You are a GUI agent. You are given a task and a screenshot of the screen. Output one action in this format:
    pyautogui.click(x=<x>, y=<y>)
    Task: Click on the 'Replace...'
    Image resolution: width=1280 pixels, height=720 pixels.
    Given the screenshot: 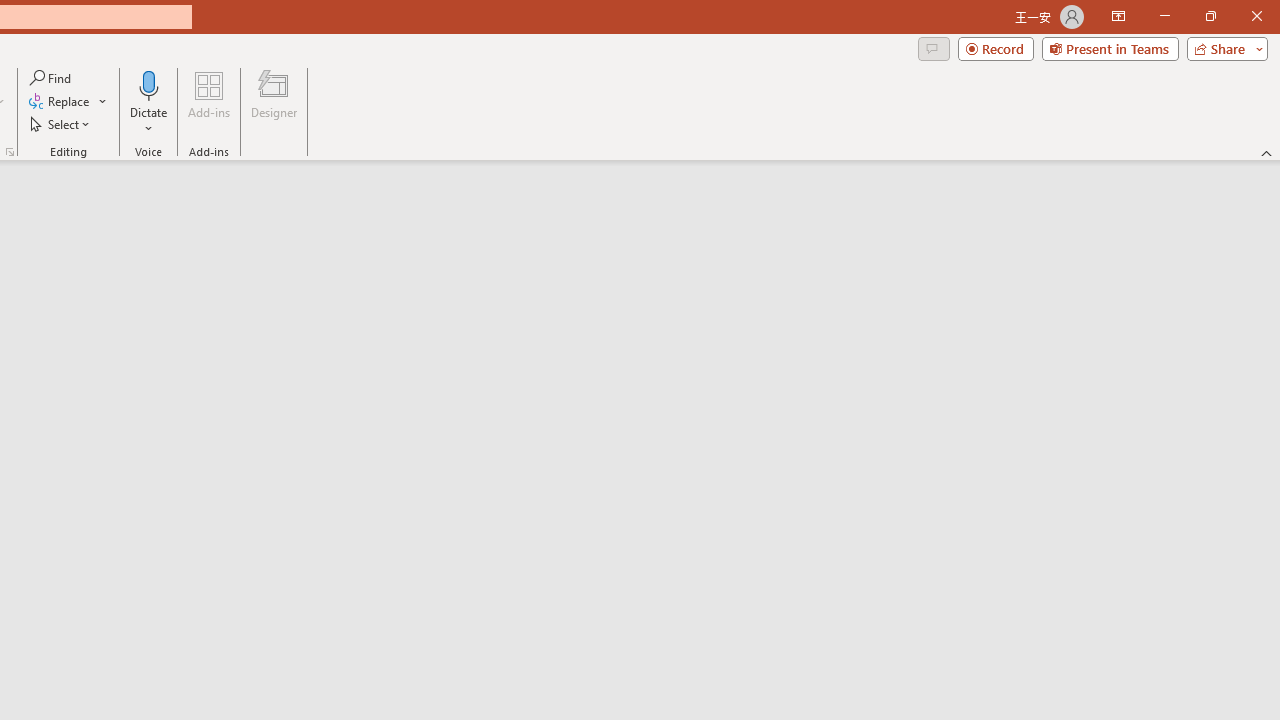 What is the action you would take?
    pyautogui.click(x=69, y=101)
    